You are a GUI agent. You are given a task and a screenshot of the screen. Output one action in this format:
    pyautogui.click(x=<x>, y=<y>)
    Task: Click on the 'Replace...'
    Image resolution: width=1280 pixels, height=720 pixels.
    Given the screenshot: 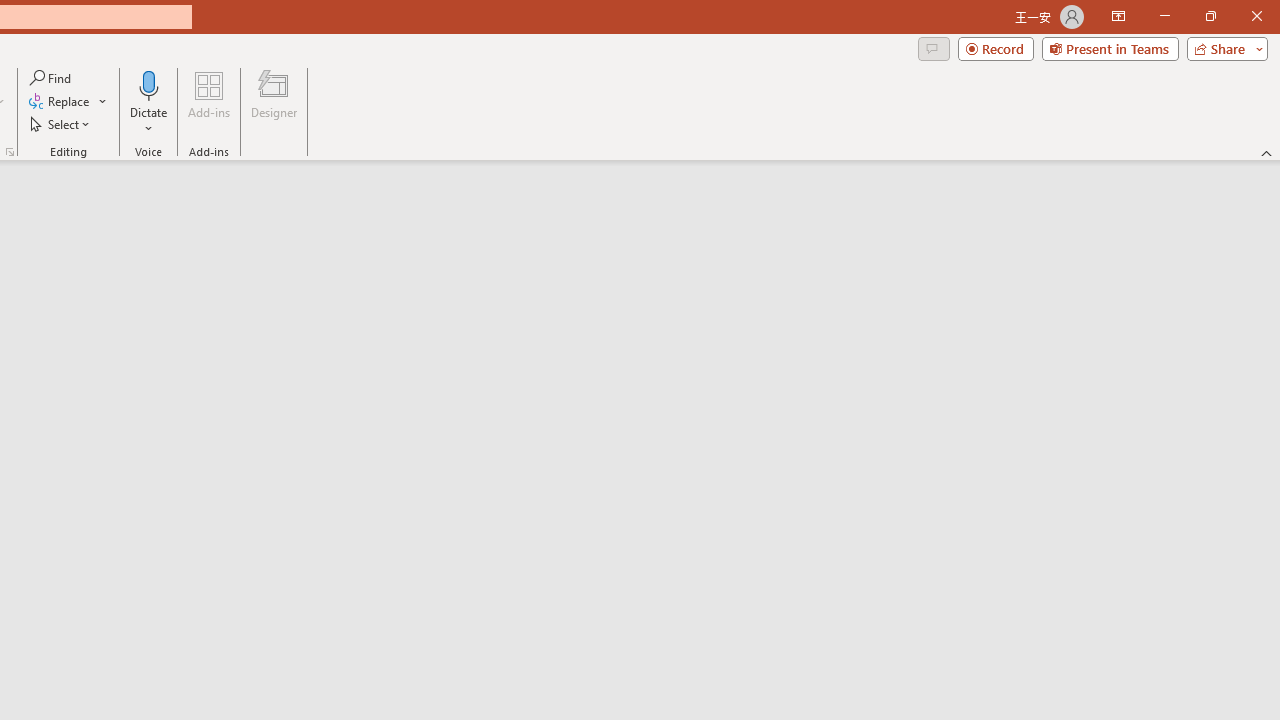 What is the action you would take?
    pyautogui.click(x=69, y=101)
    